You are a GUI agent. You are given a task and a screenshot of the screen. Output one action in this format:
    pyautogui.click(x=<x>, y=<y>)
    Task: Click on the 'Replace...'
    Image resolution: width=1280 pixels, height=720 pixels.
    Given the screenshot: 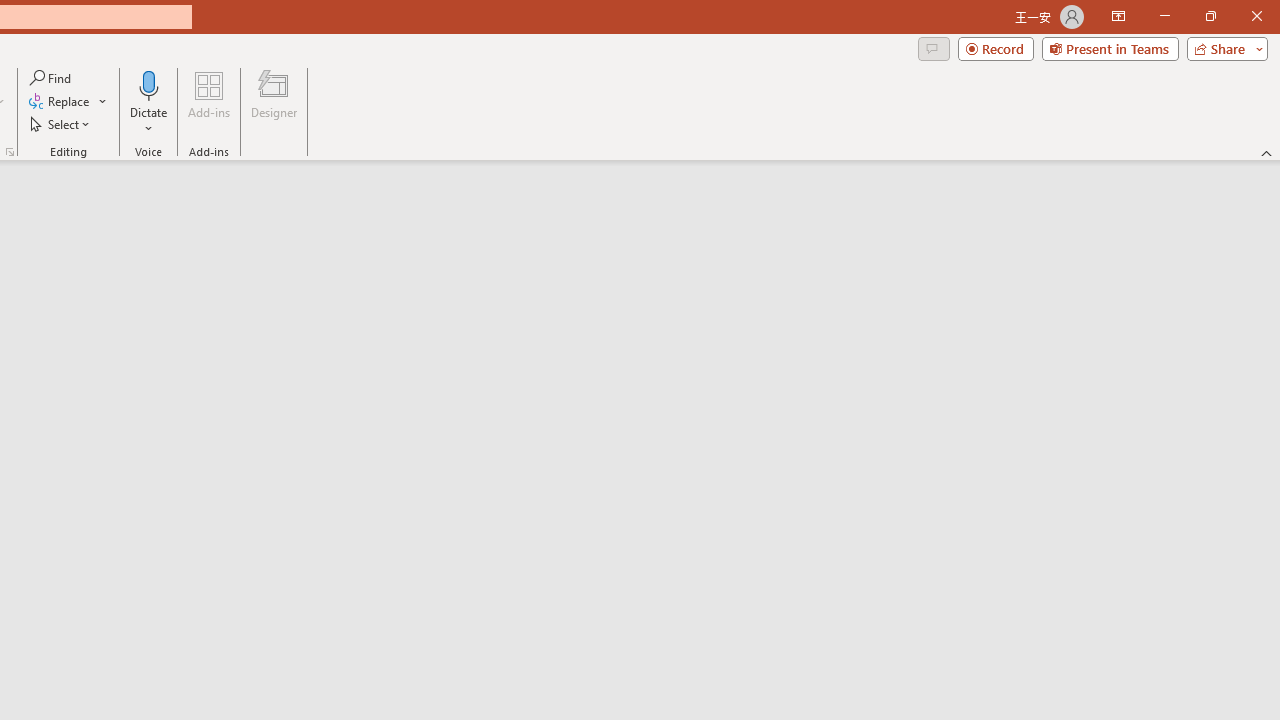 What is the action you would take?
    pyautogui.click(x=69, y=101)
    